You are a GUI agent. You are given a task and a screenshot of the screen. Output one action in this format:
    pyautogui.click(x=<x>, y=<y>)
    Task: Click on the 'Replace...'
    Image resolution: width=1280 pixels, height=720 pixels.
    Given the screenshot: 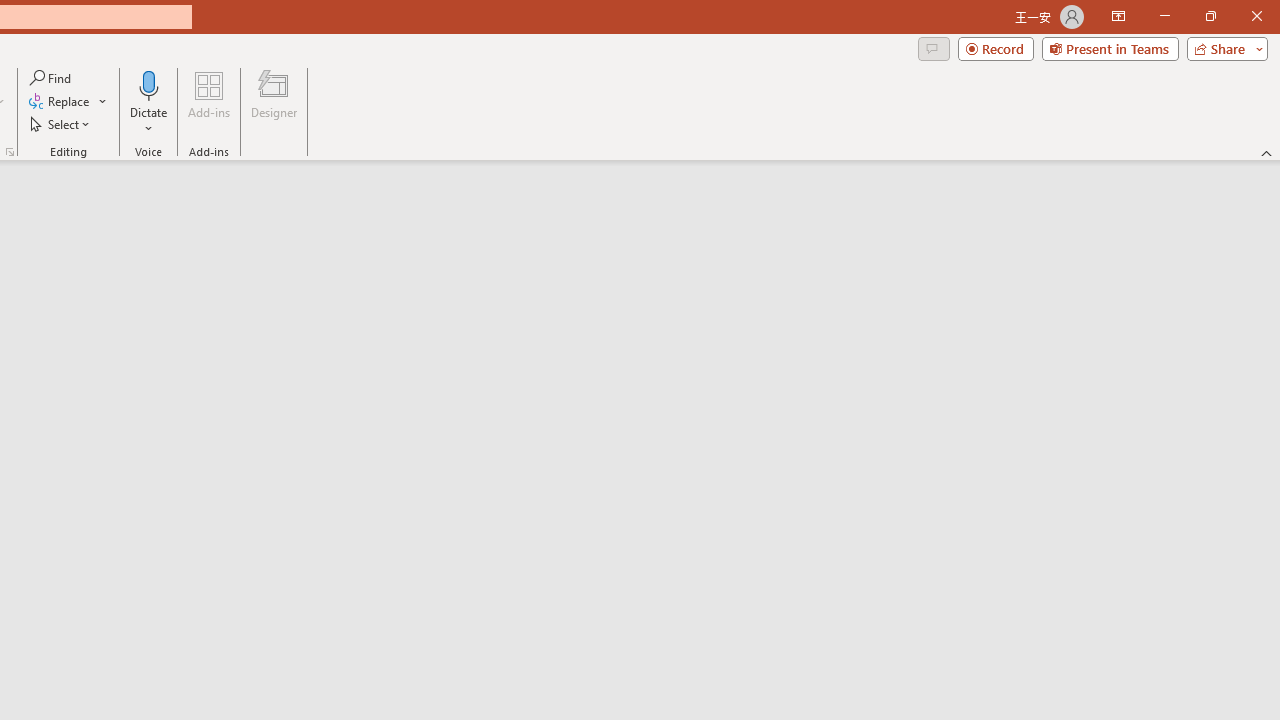 What is the action you would take?
    pyautogui.click(x=69, y=101)
    